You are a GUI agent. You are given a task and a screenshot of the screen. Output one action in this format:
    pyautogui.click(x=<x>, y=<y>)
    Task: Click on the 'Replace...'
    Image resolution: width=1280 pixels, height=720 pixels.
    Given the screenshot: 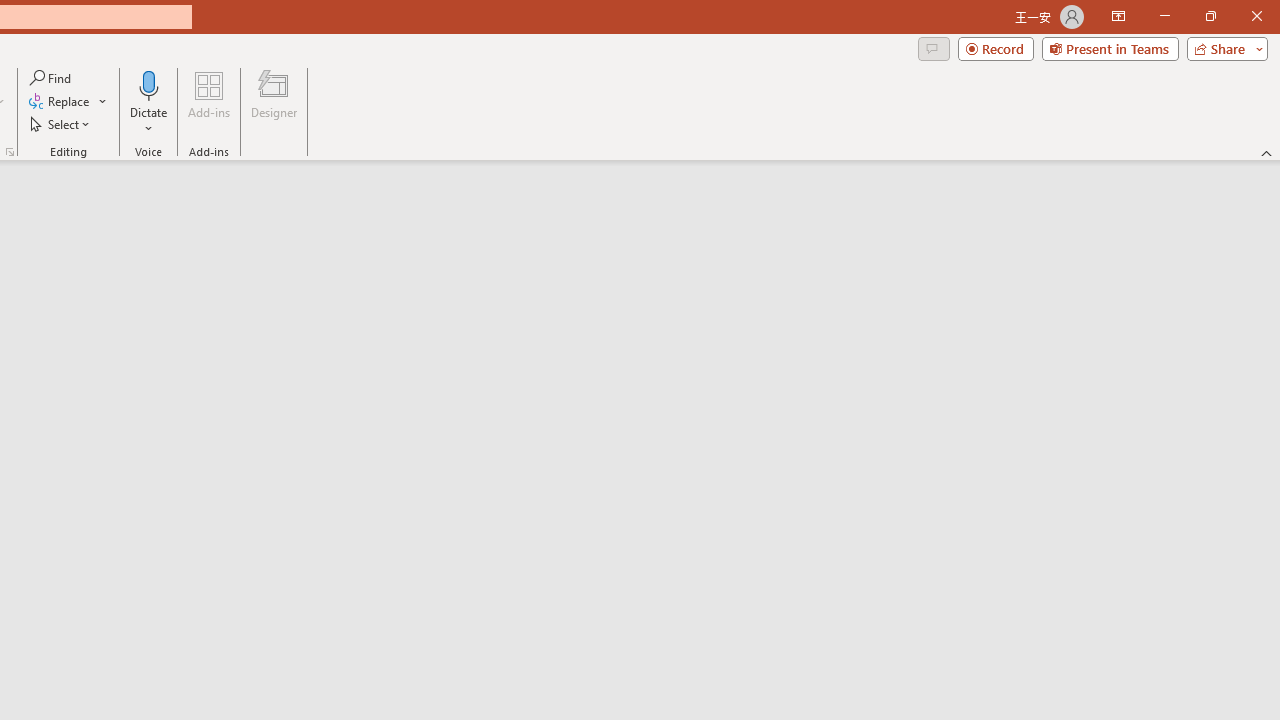 What is the action you would take?
    pyautogui.click(x=69, y=101)
    